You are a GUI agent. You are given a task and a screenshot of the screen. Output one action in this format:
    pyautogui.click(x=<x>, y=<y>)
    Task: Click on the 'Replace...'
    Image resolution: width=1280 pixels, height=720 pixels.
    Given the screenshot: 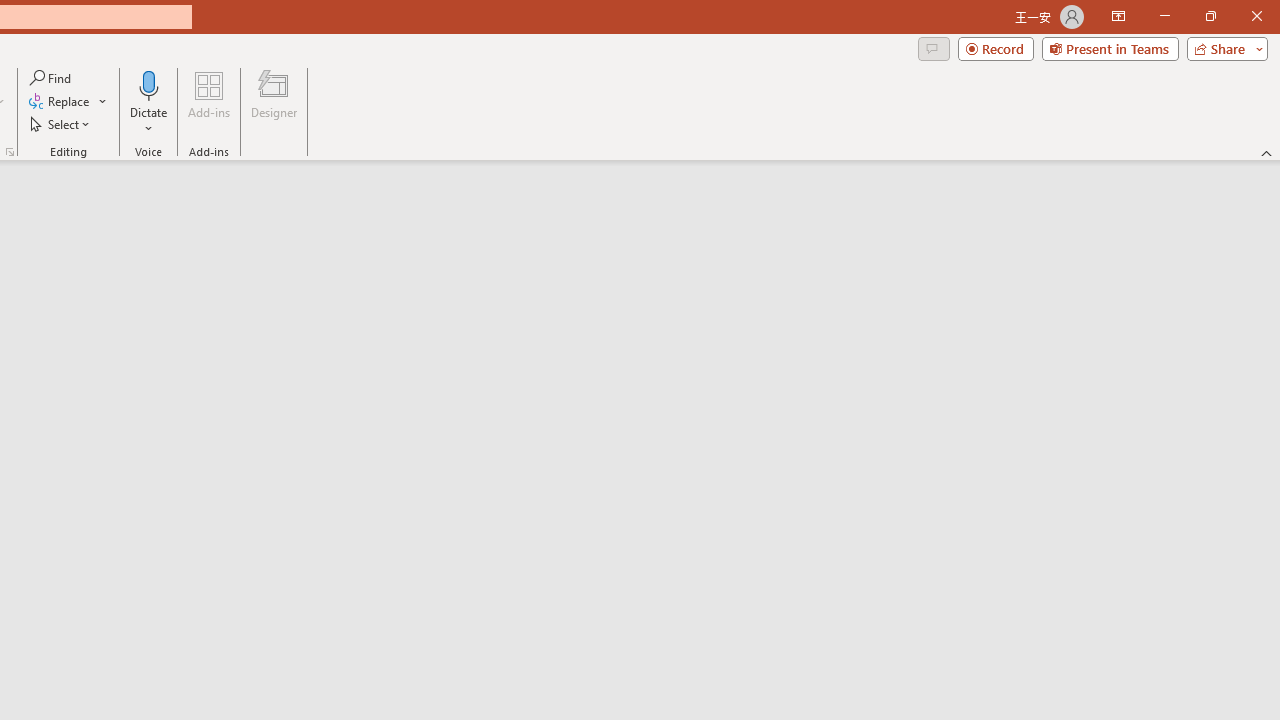 What is the action you would take?
    pyautogui.click(x=69, y=101)
    